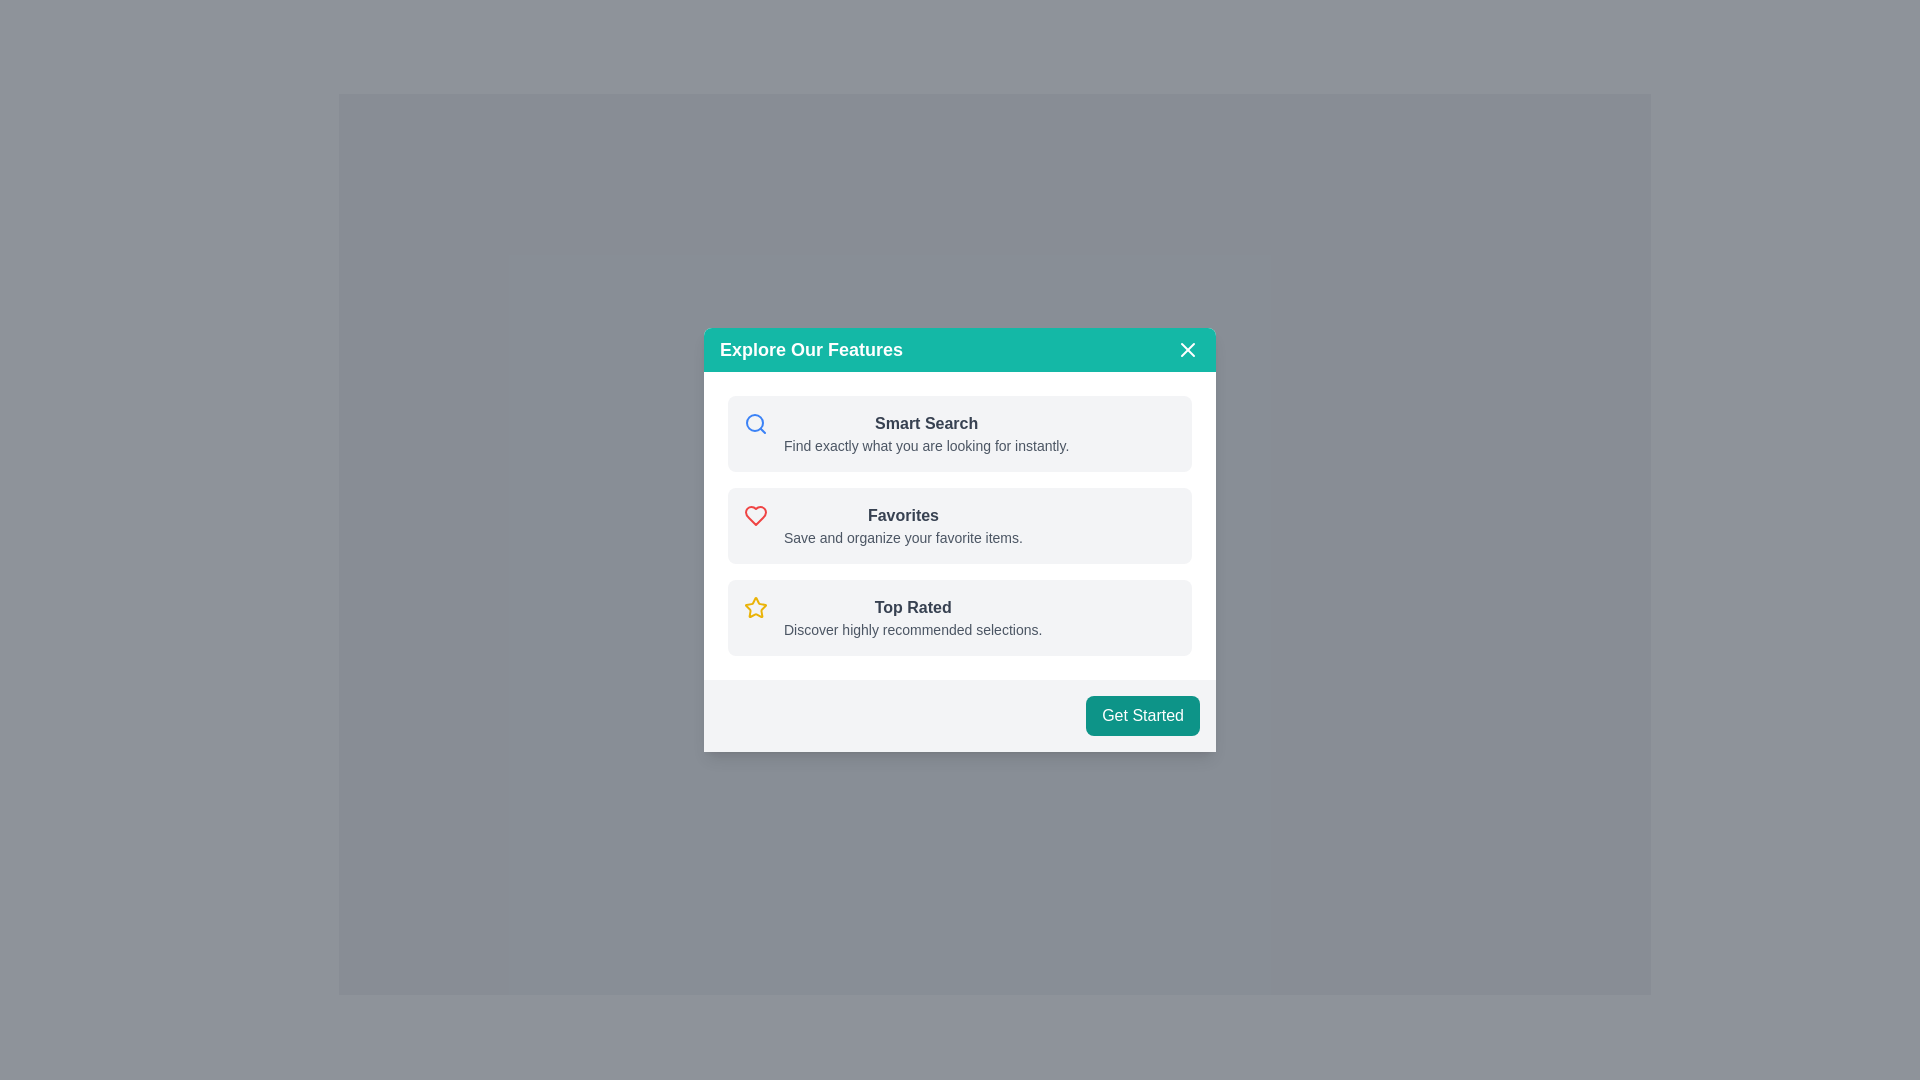  What do you see at coordinates (1188, 349) in the screenshot?
I see `the close button located at the top-right corner of the modal header, adjacent to the 'Explore Our Features' text` at bounding box center [1188, 349].